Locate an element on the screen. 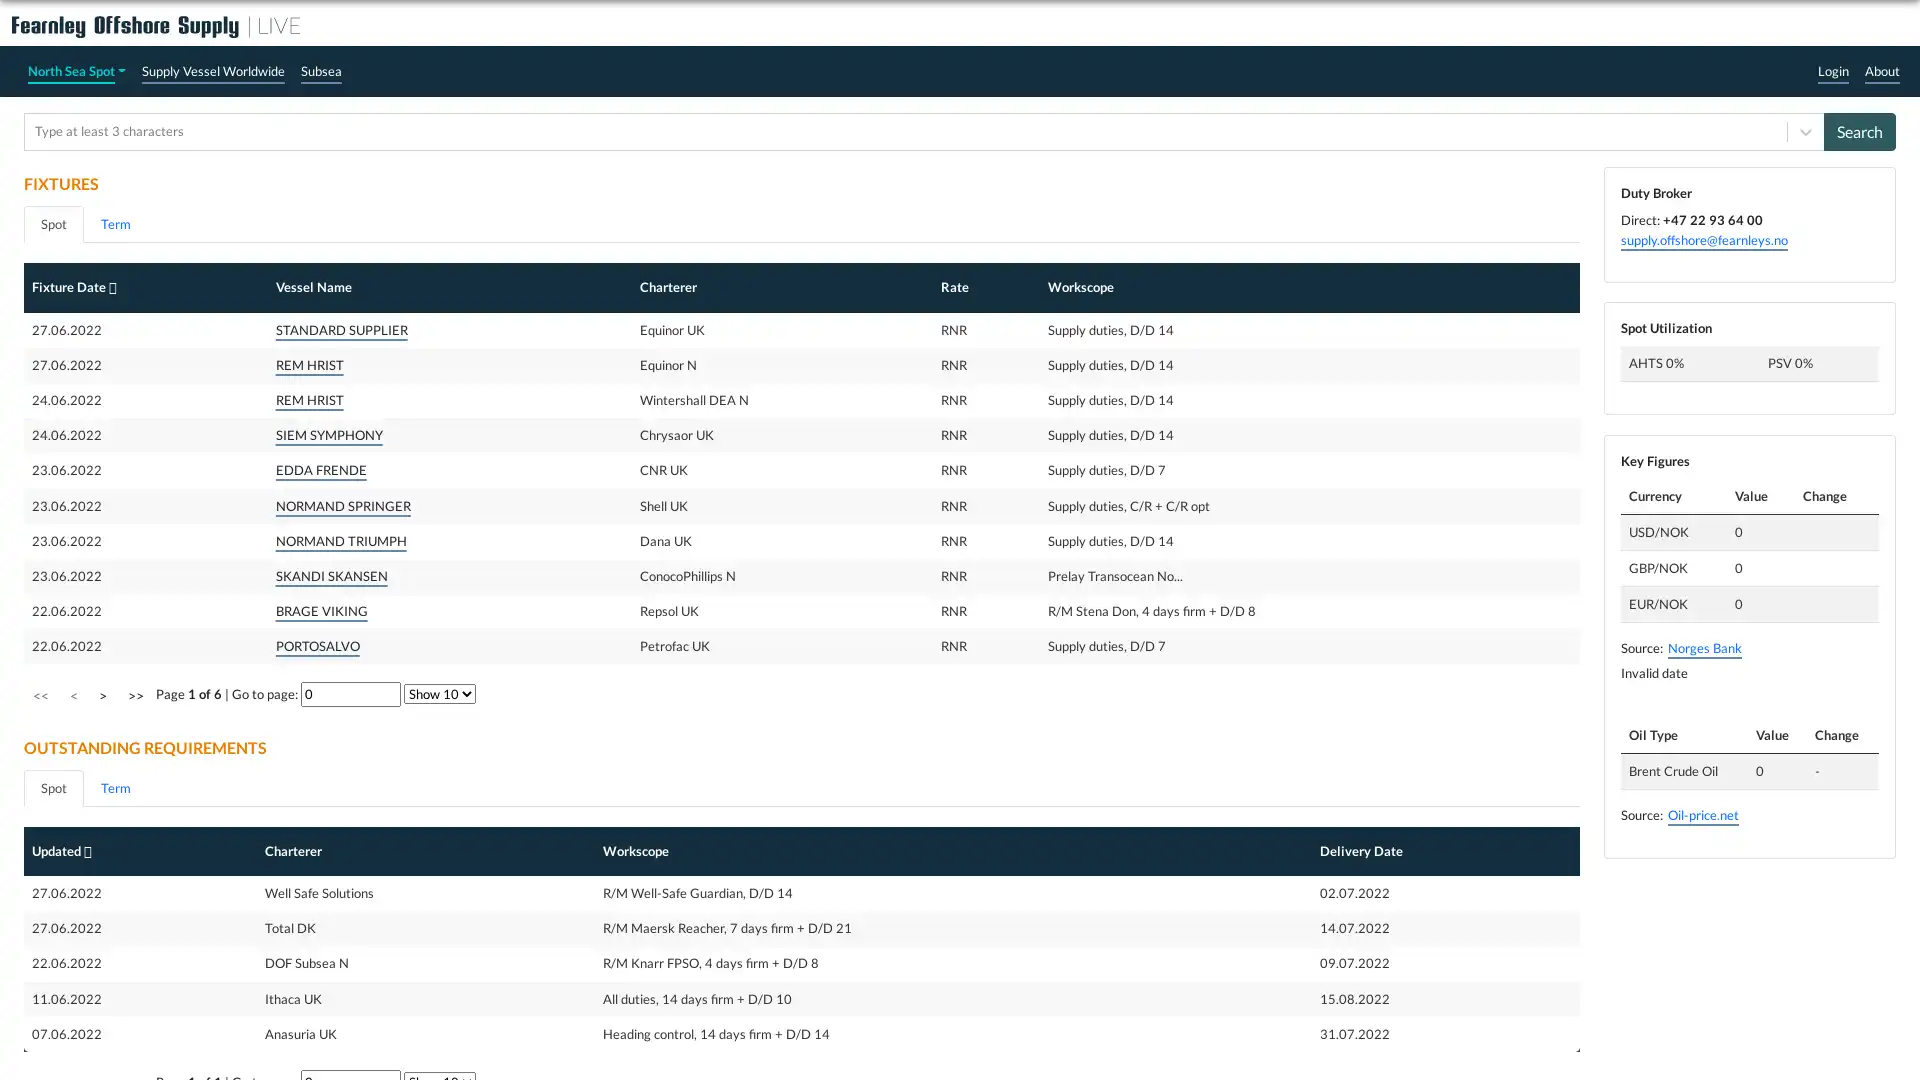 The height and width of the screenshot is (1080, 1920). North Sea Spot is located at coordinates (76, 70).